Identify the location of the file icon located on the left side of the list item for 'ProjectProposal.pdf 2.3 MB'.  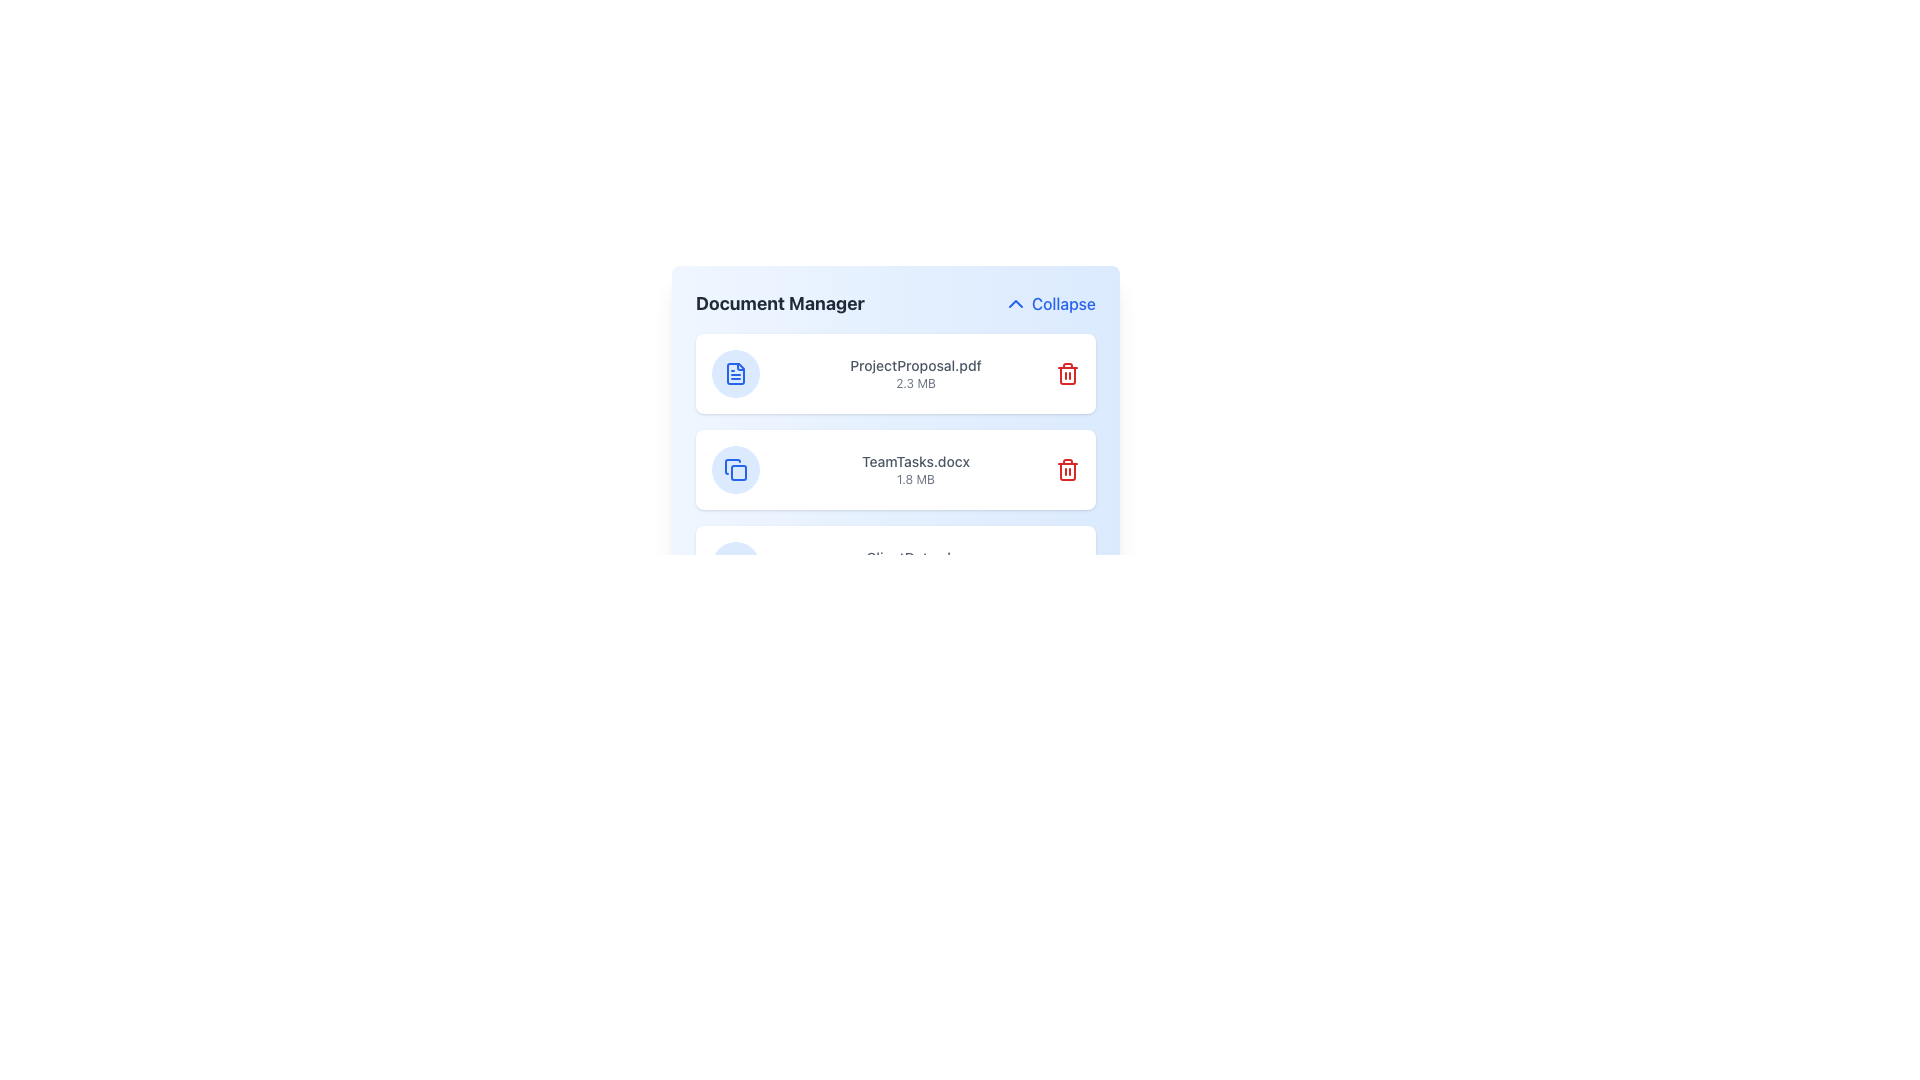
(734, 374).